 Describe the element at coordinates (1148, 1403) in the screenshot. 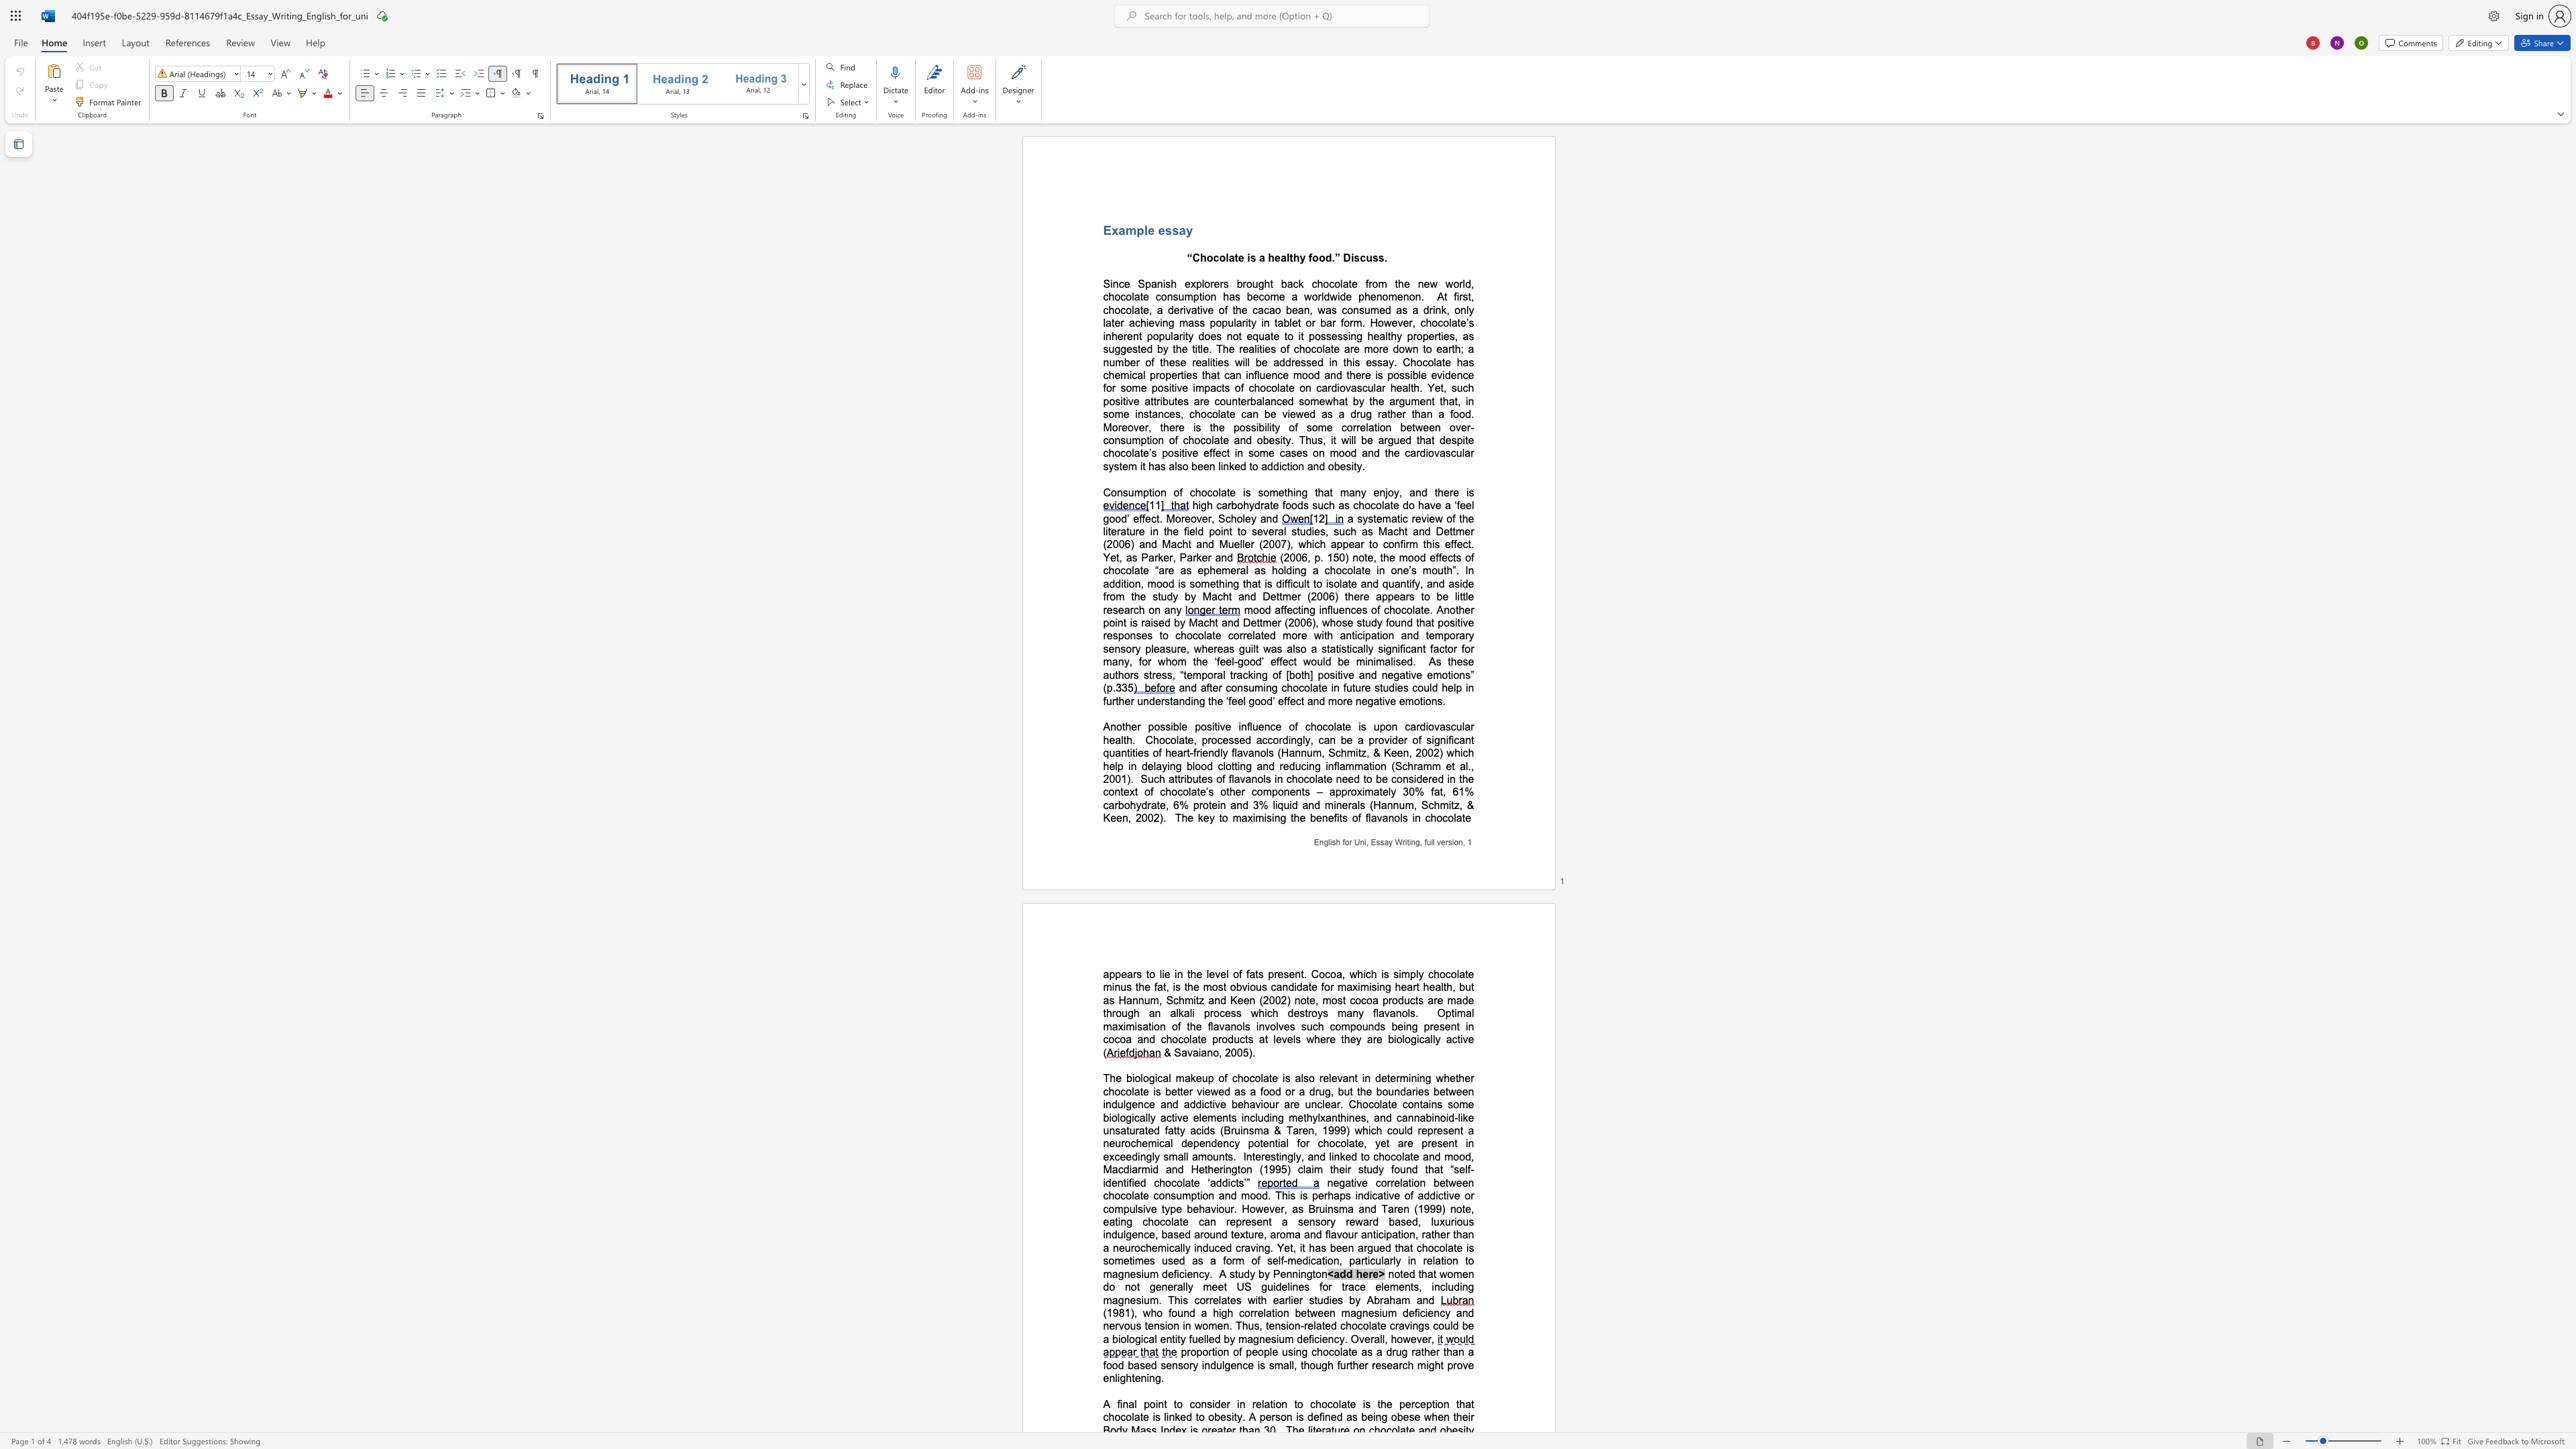

I see `the subset text "oint" within the text "A final point"` at that location.